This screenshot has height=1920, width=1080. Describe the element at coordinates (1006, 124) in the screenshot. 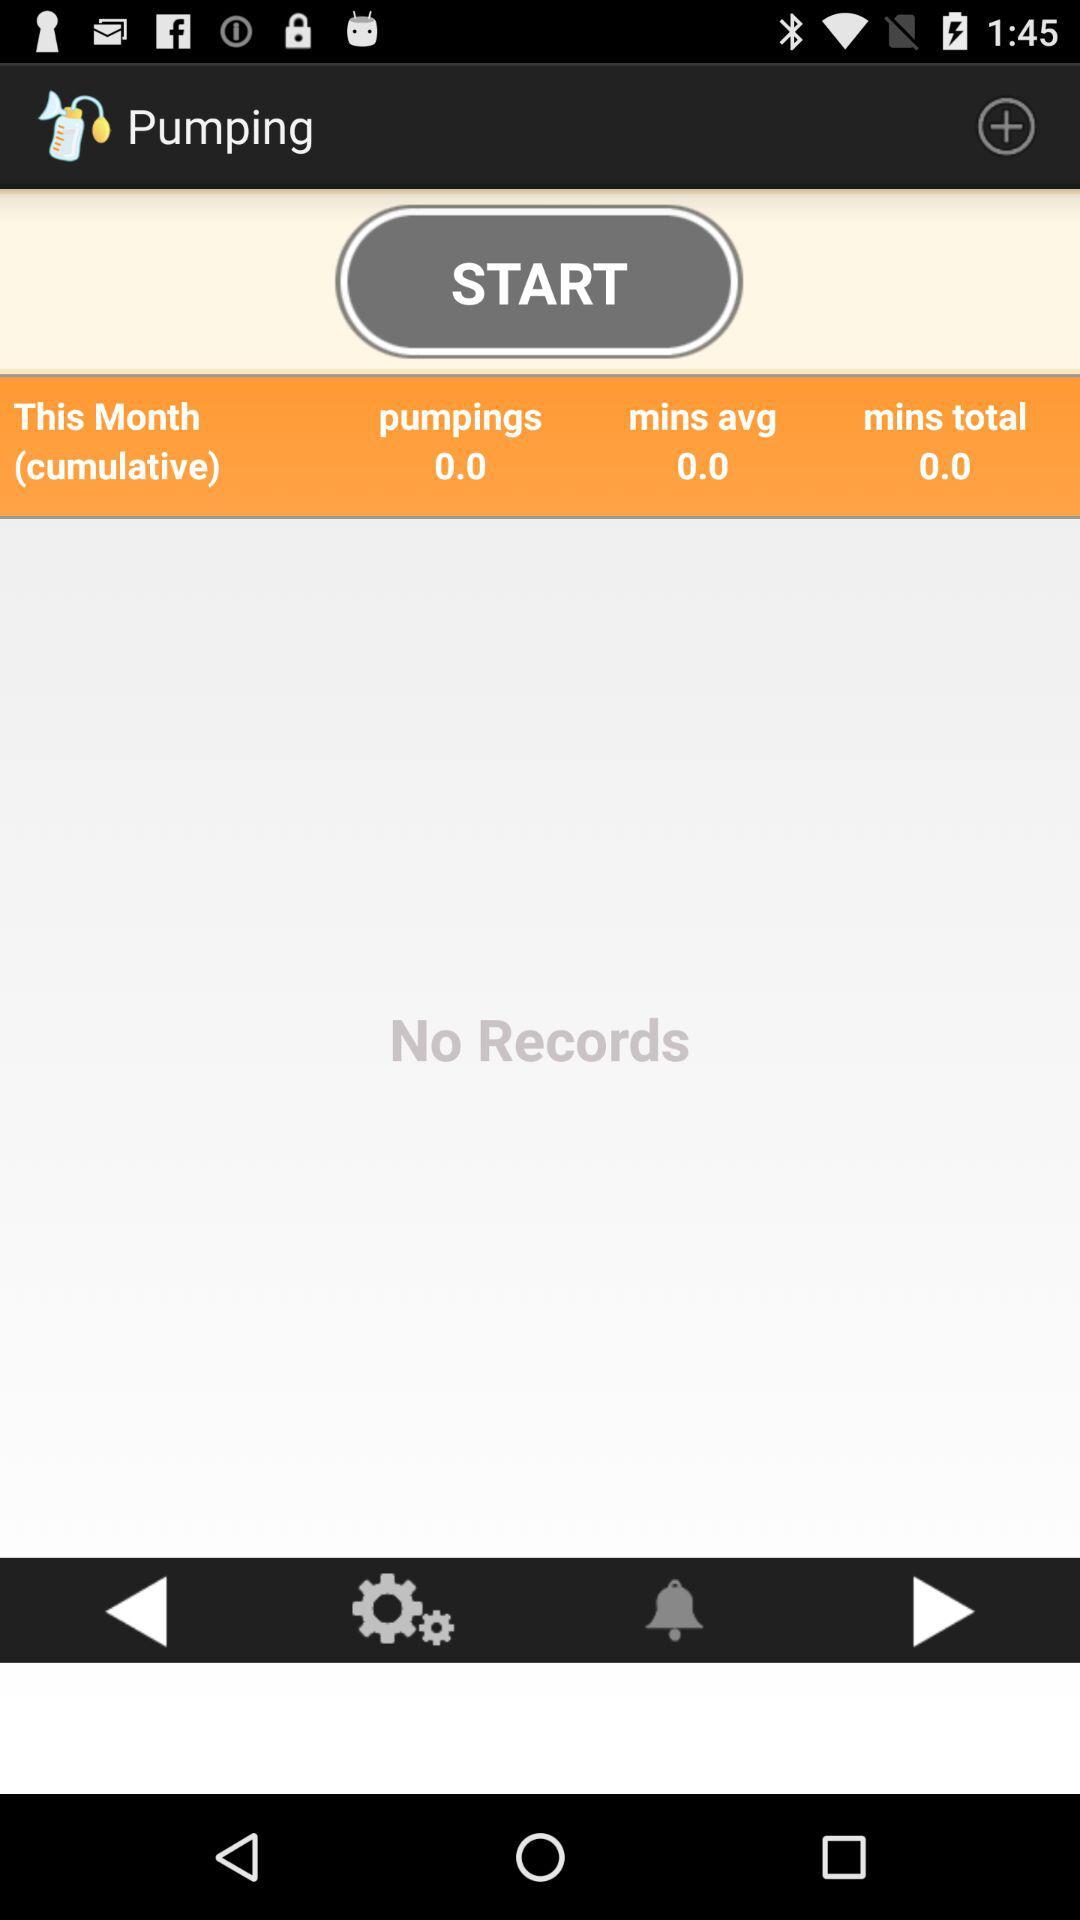

I see `the icon to the right of the pumping app` at that location.